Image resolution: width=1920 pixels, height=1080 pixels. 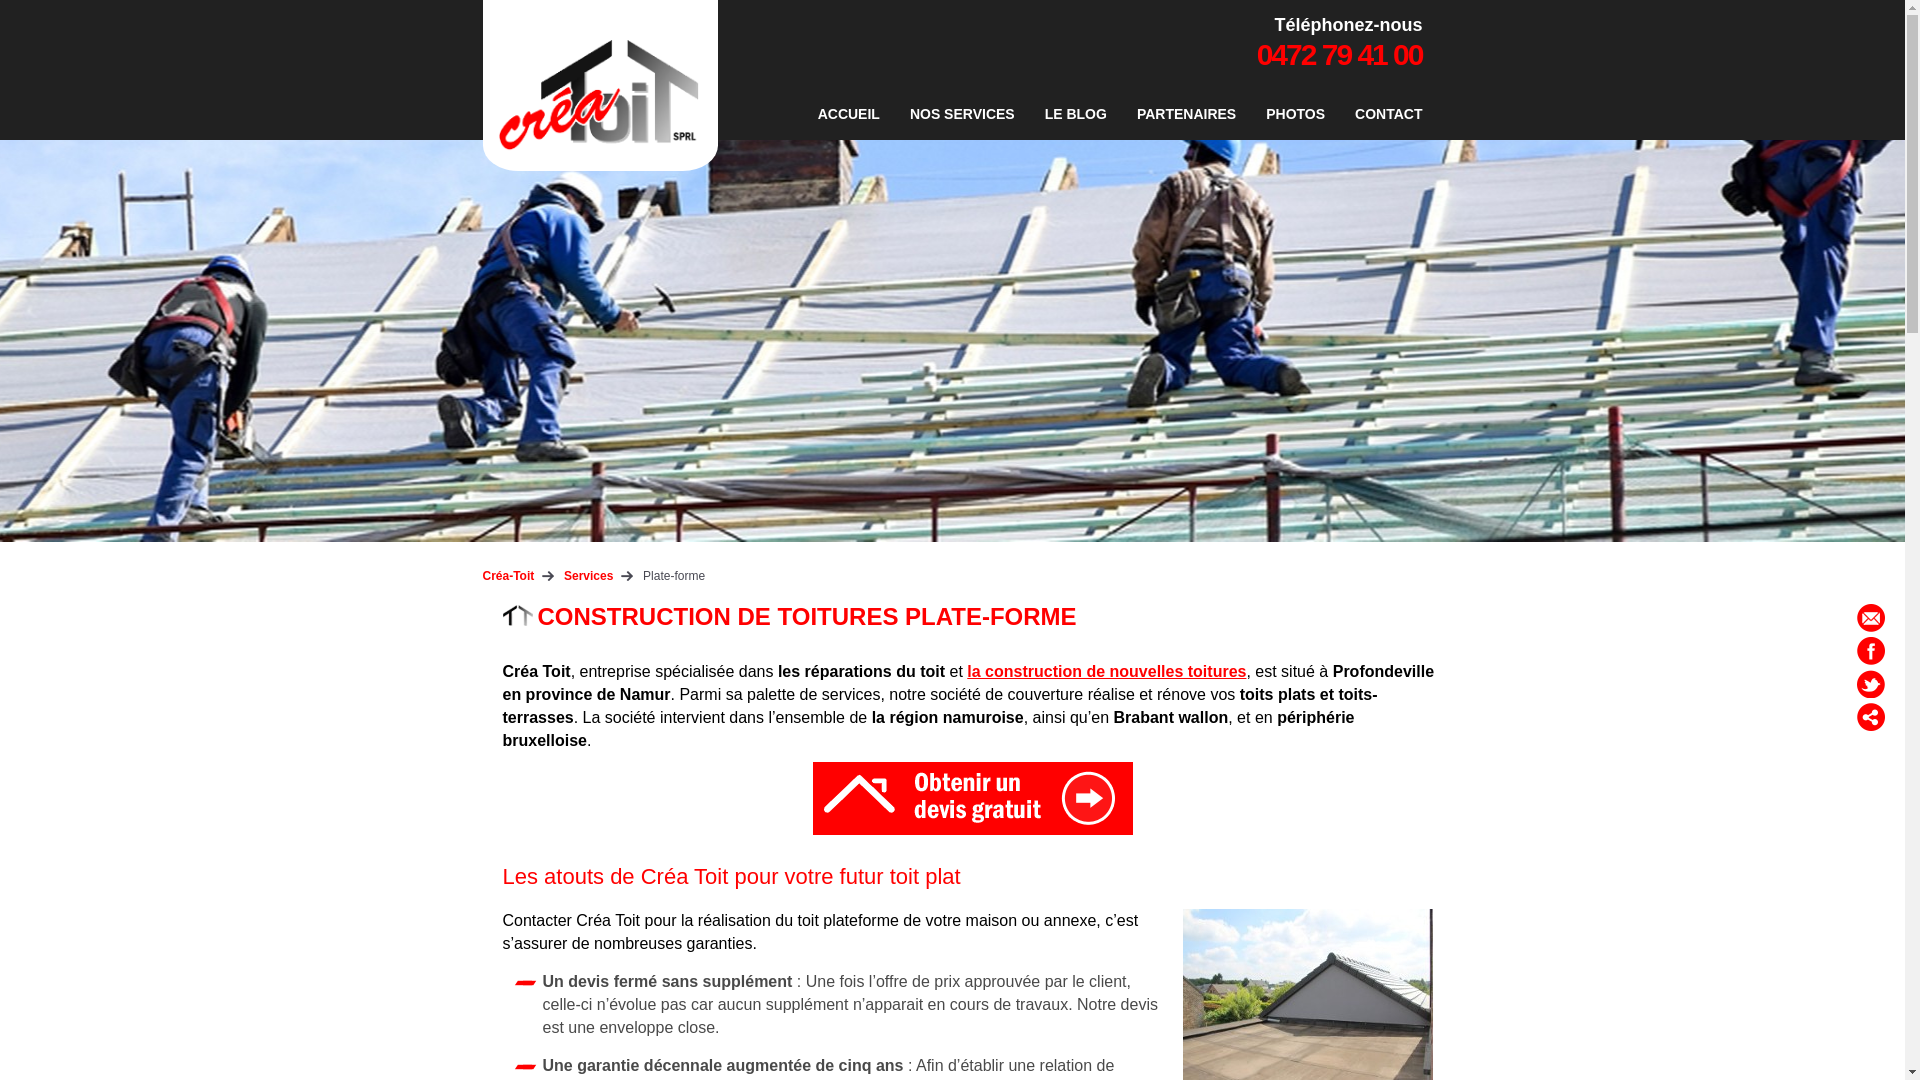 What do you see at coordinates (1186, 114) in the screenshot?
I see `'PARTENAIRES'` at bounding box center [1186, 114].